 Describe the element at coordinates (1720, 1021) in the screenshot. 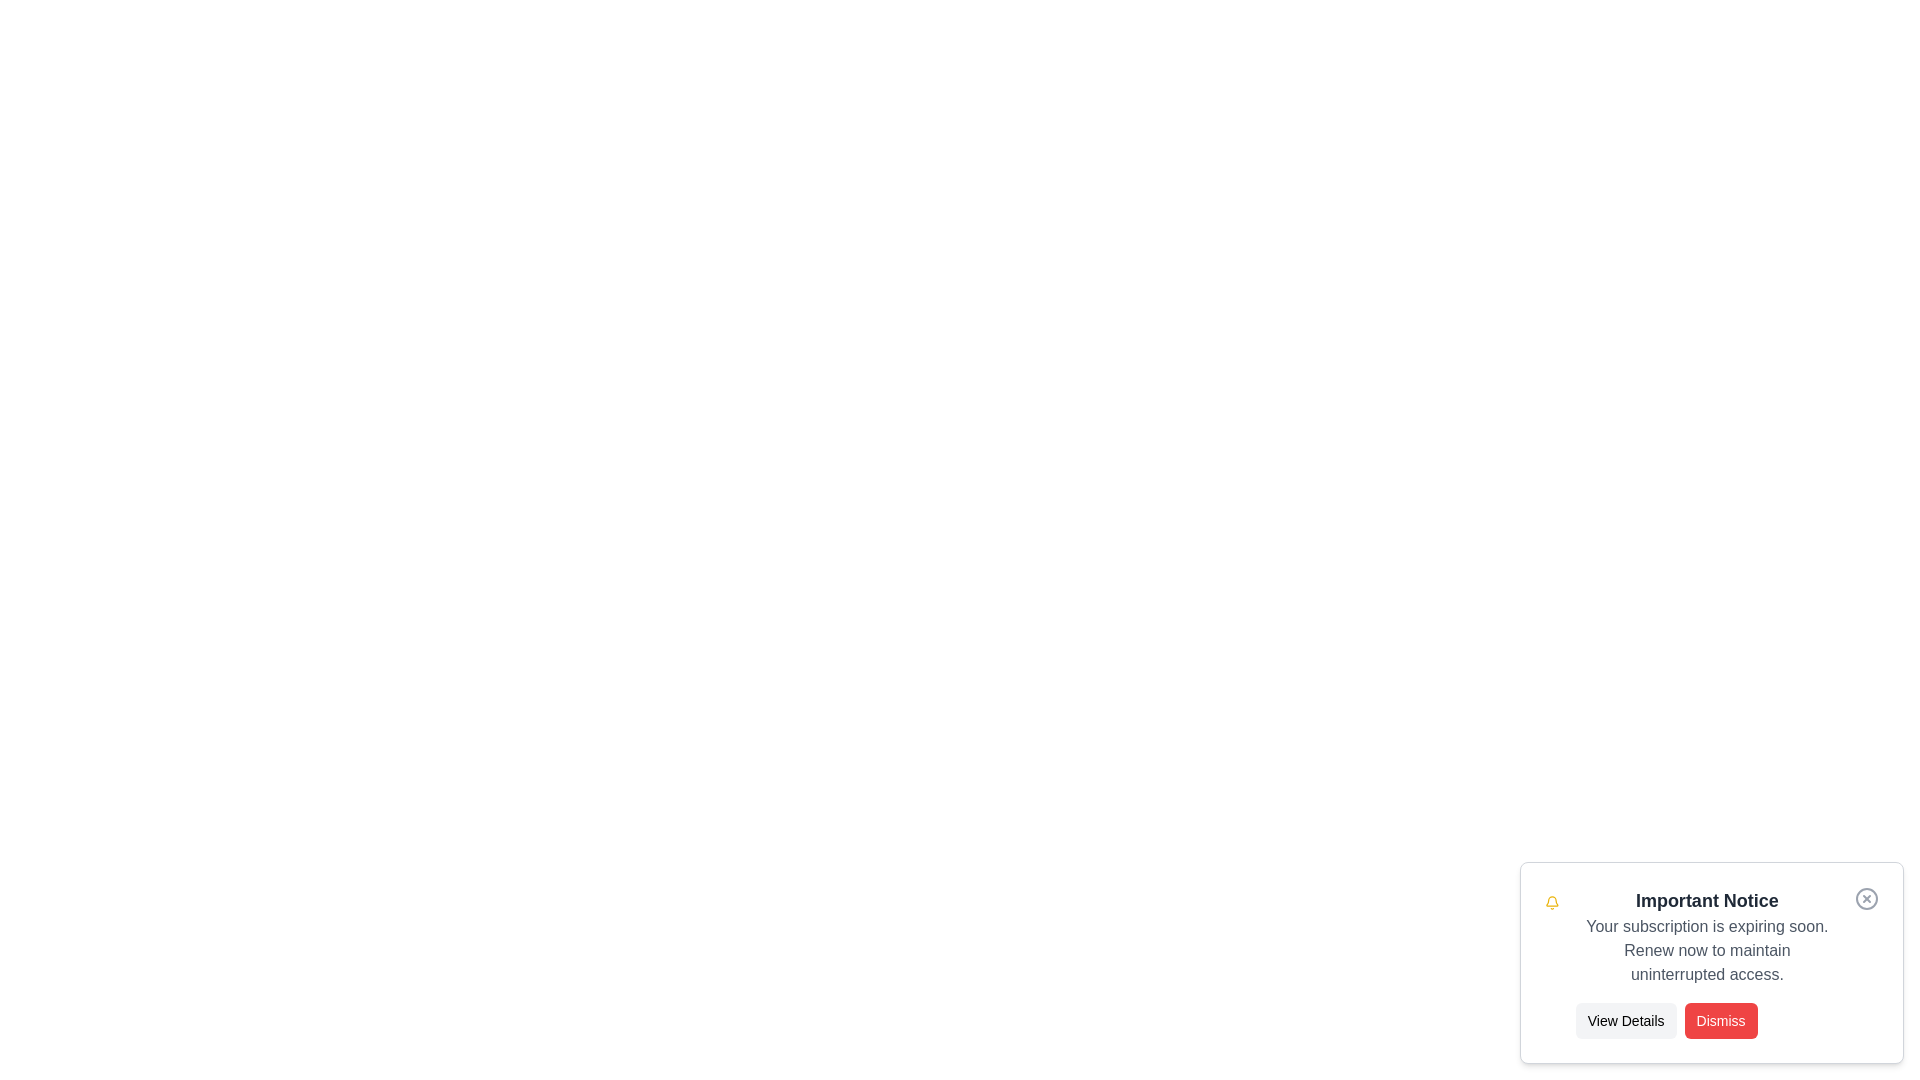

I see `the rectangular button with a red background and white text that says 'Dismiss'` at that location.